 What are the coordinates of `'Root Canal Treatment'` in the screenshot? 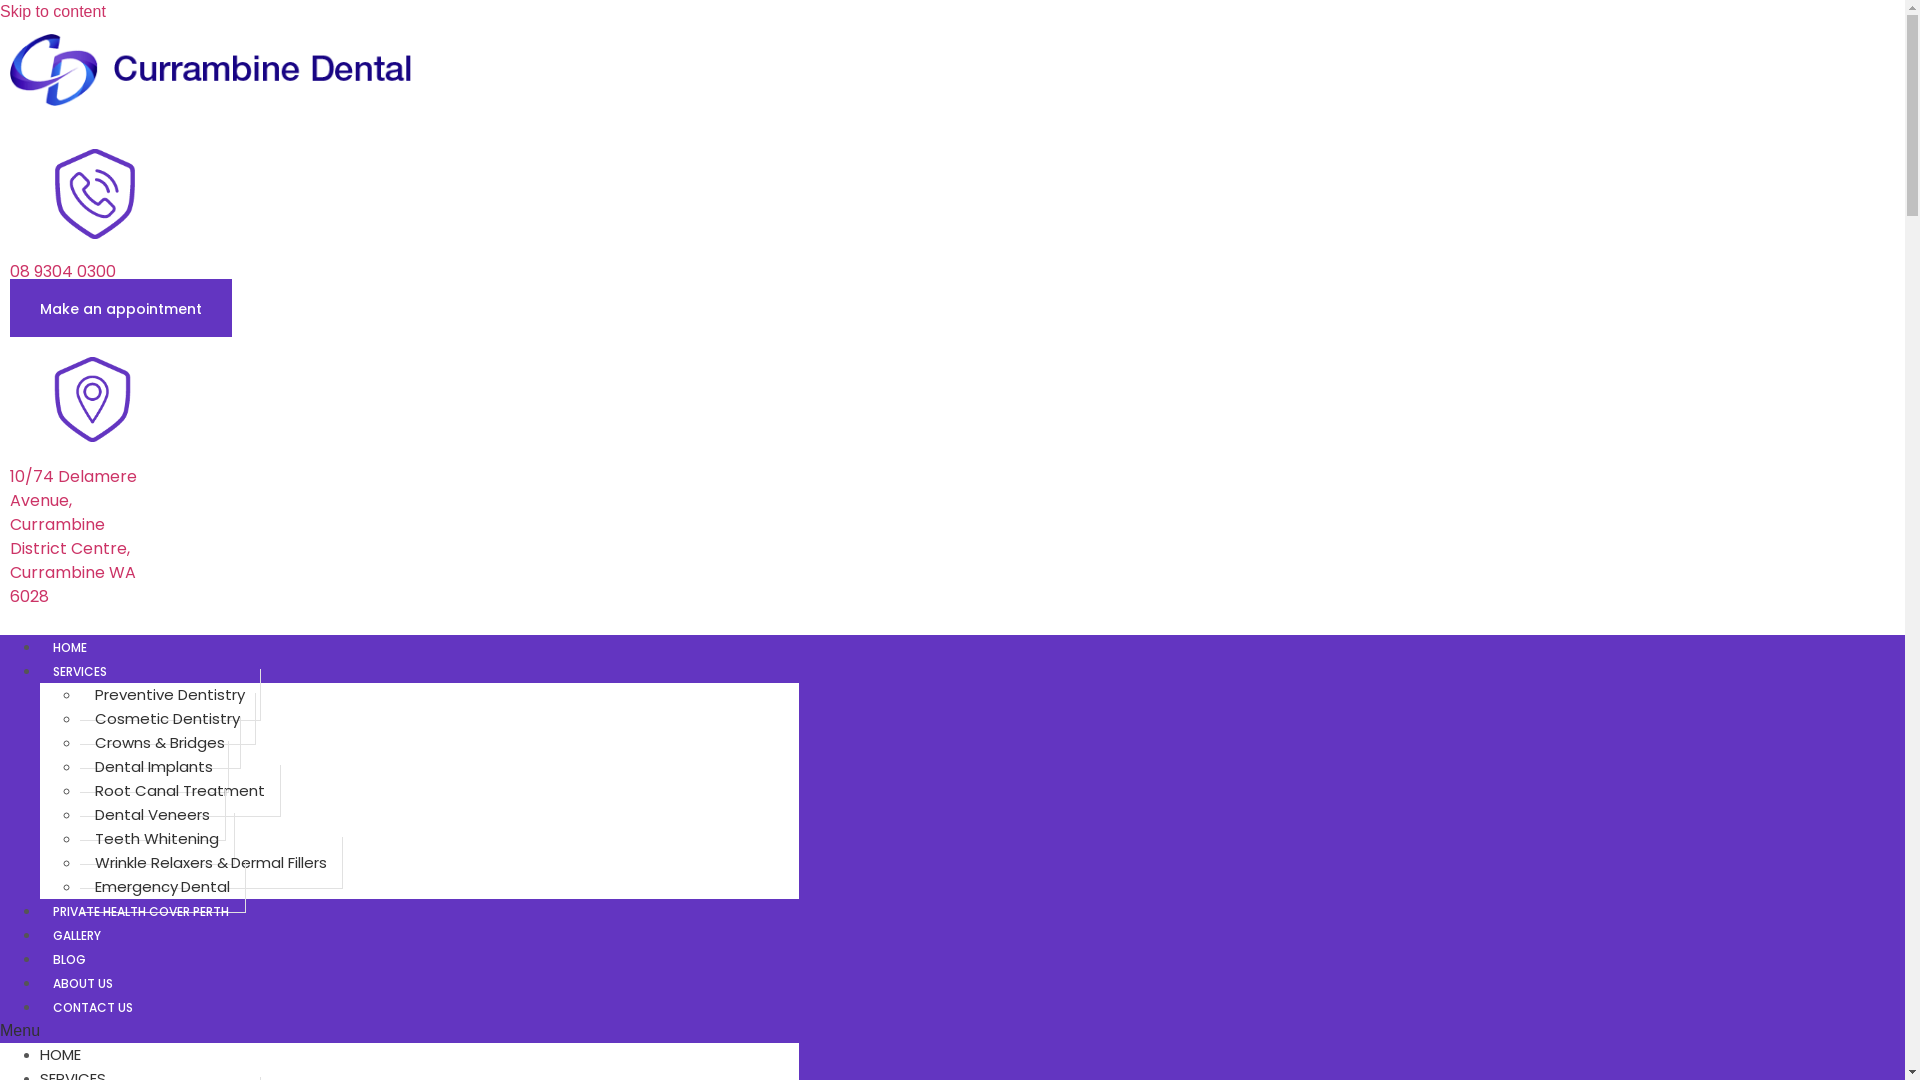 It's located at (80, 789).